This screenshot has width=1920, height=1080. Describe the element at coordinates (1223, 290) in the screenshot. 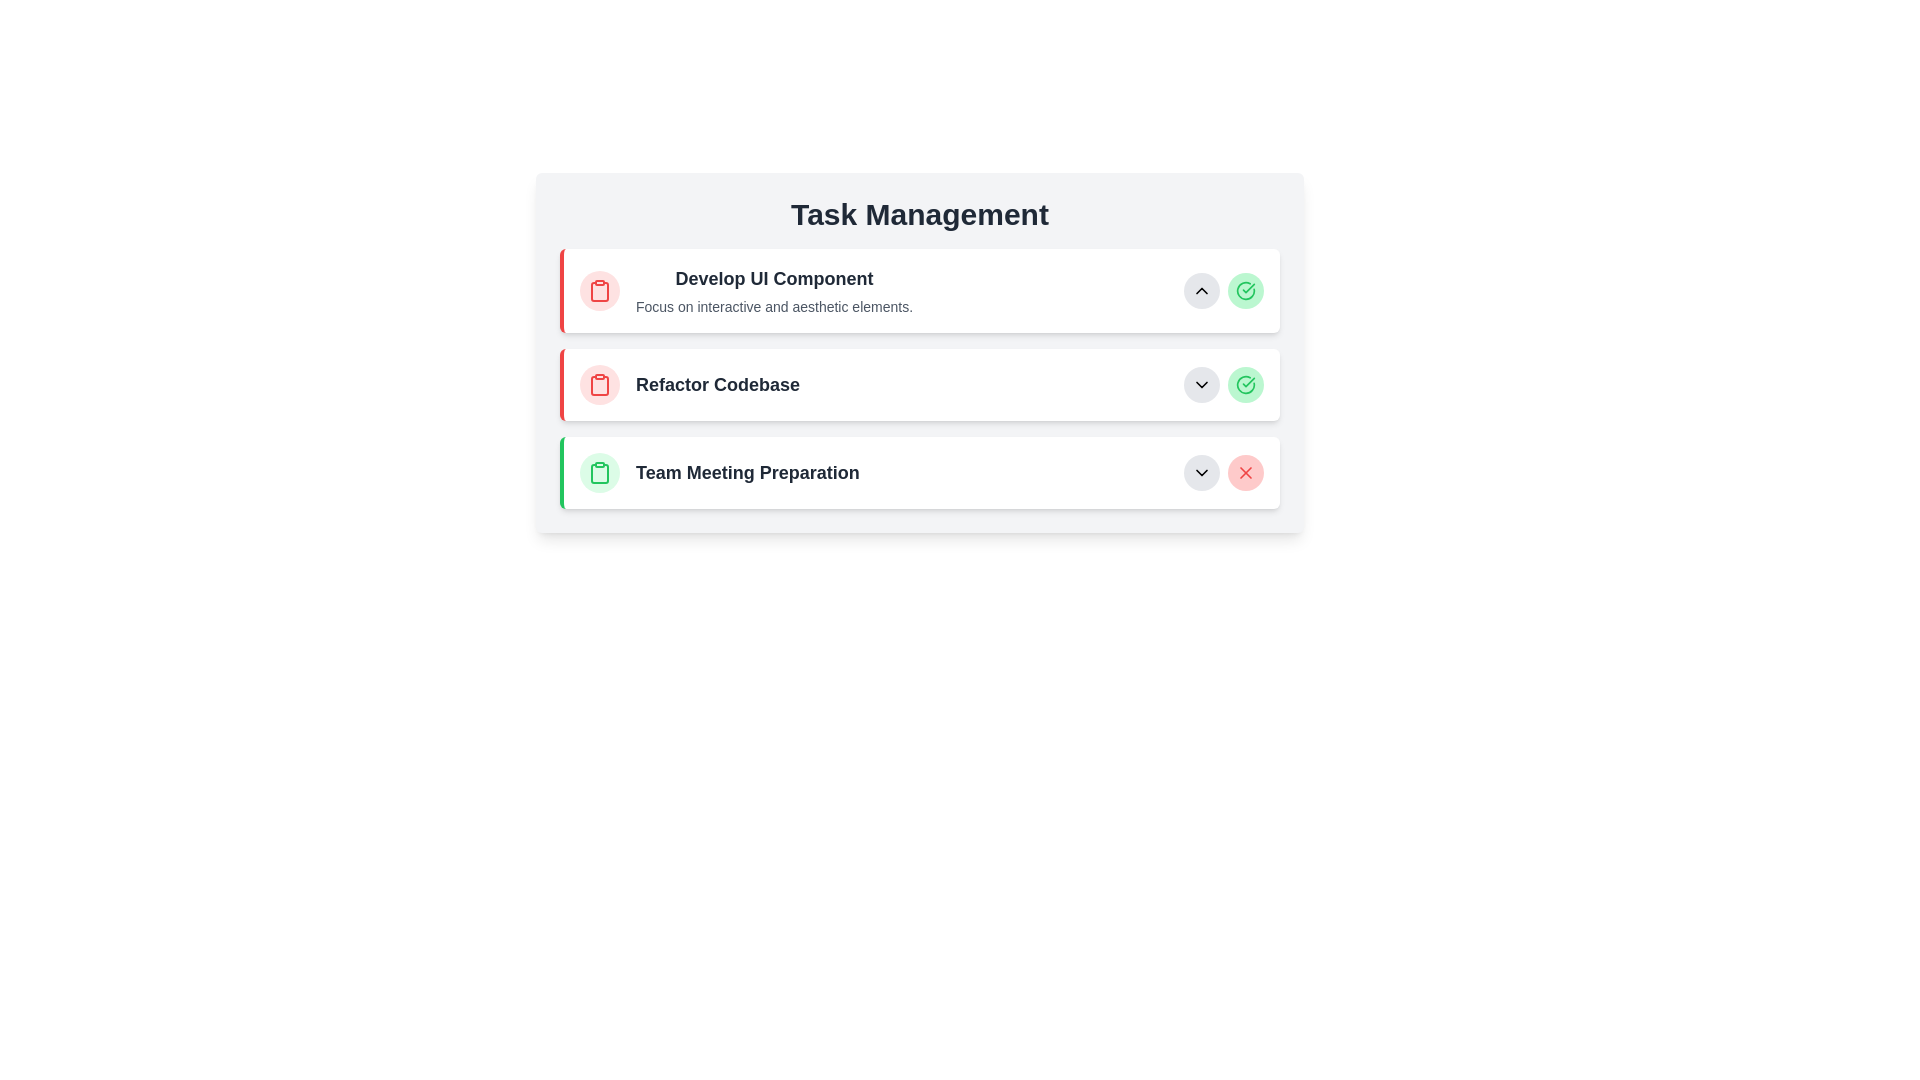

I see `the light gray circular button with a black upward arrow icon located at the top-right of the 'Develop UI Component' task under 'Task Management' to move the task` at that location.